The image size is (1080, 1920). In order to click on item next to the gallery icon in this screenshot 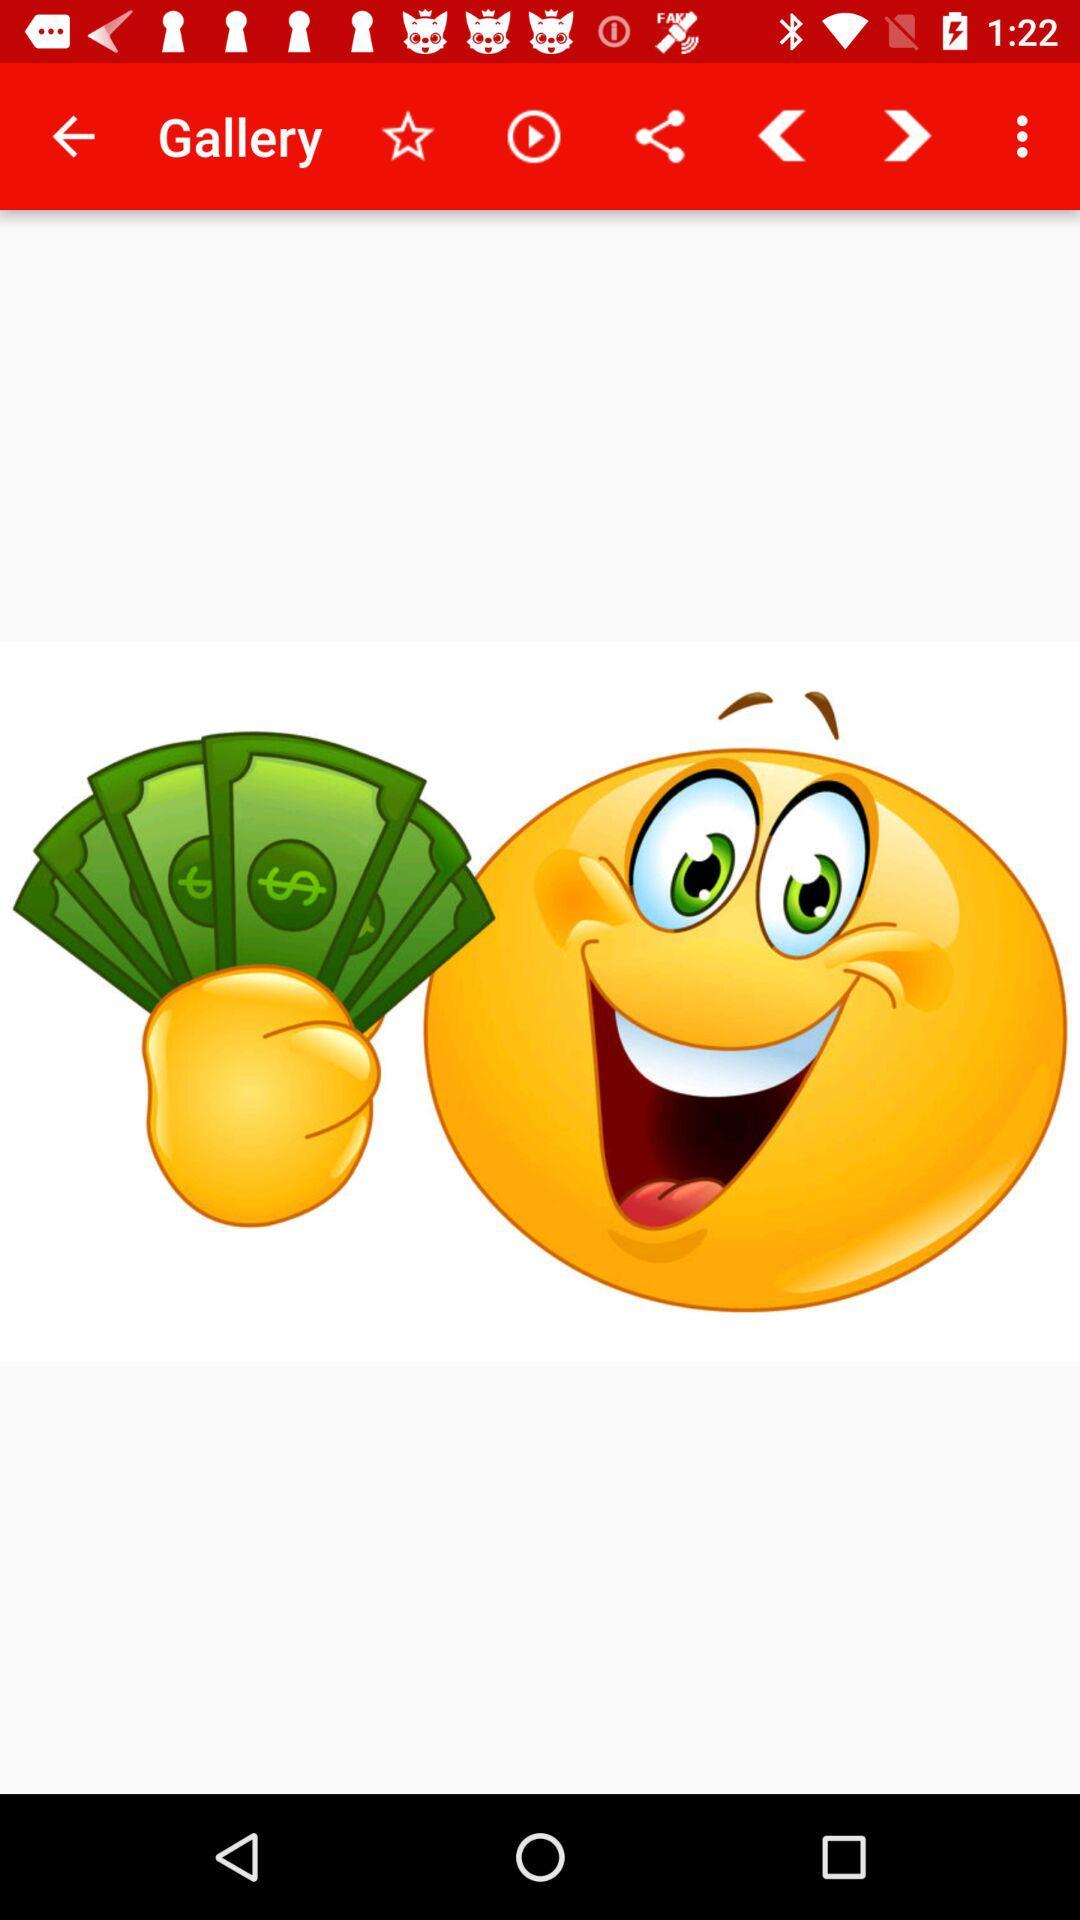, I will do `click(407, 135)`.